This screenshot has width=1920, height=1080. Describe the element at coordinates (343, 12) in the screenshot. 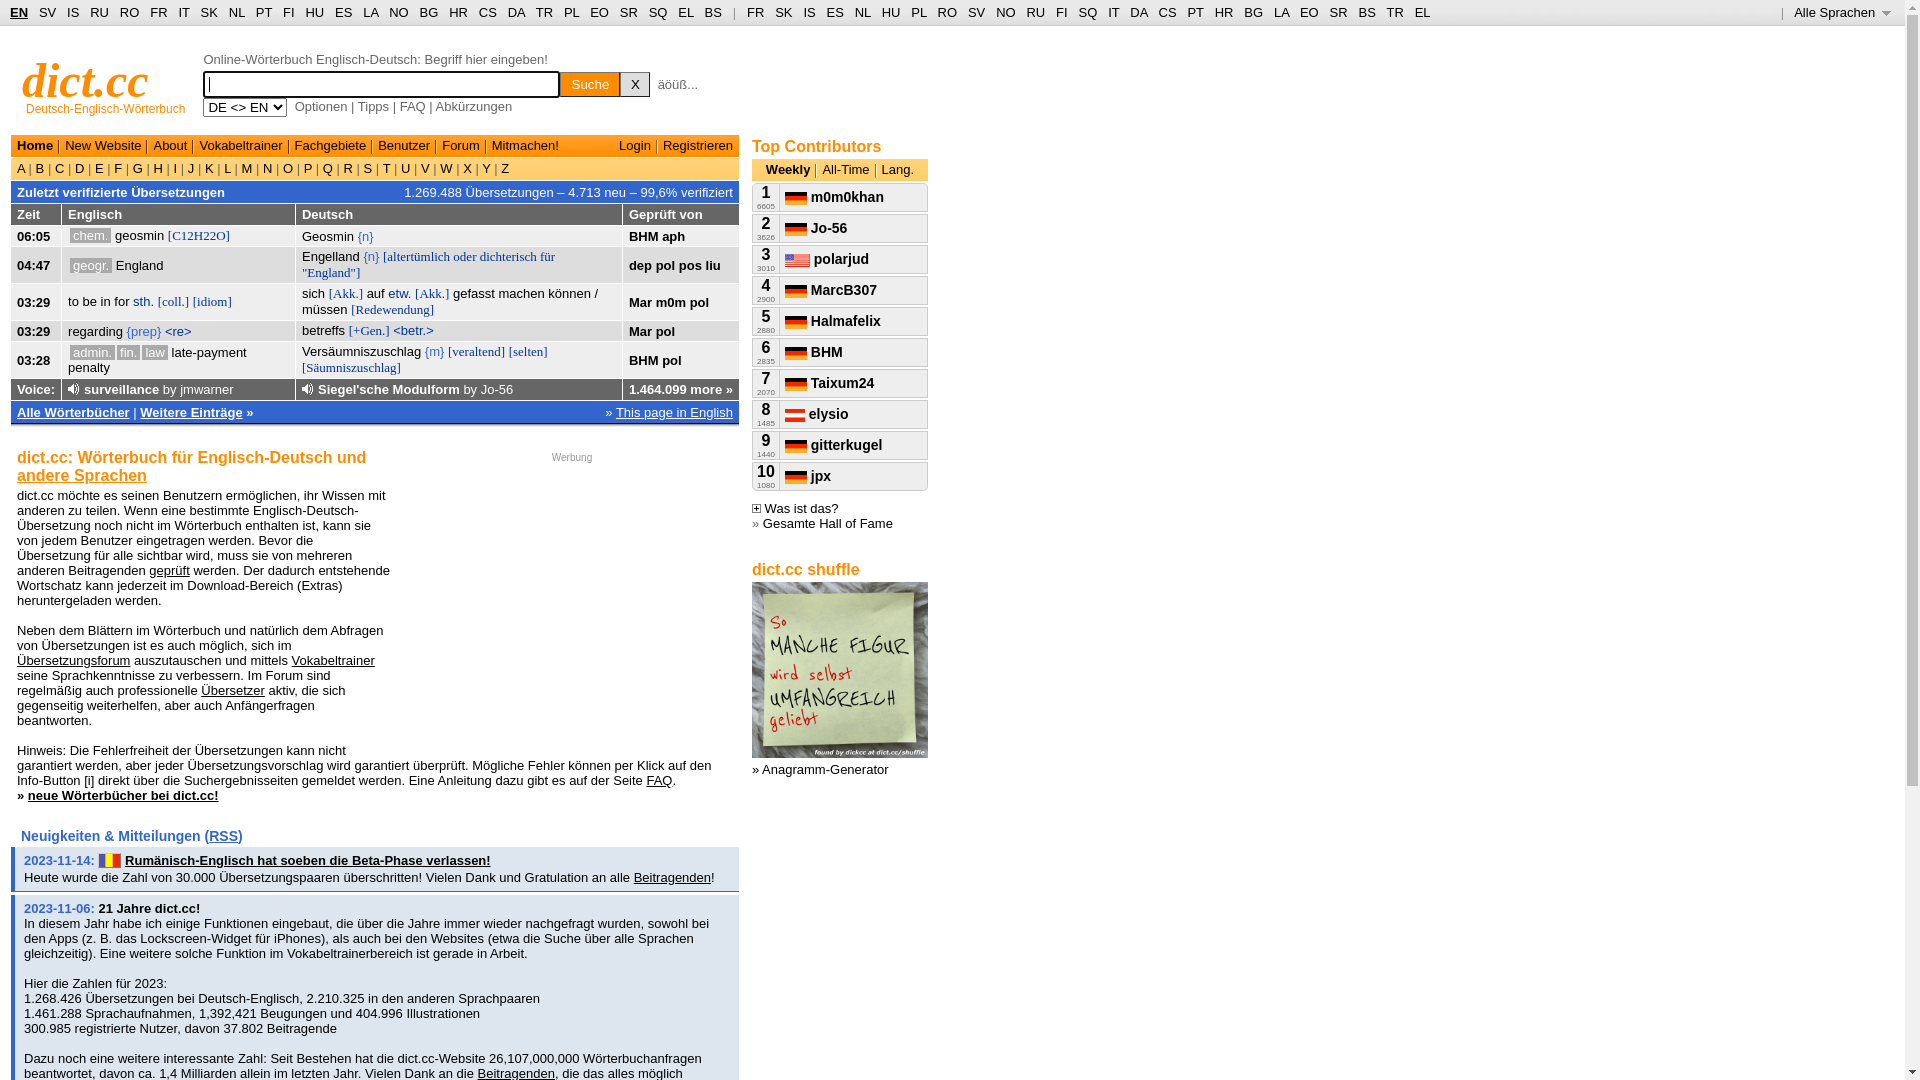

I see `'ES'` at that location.